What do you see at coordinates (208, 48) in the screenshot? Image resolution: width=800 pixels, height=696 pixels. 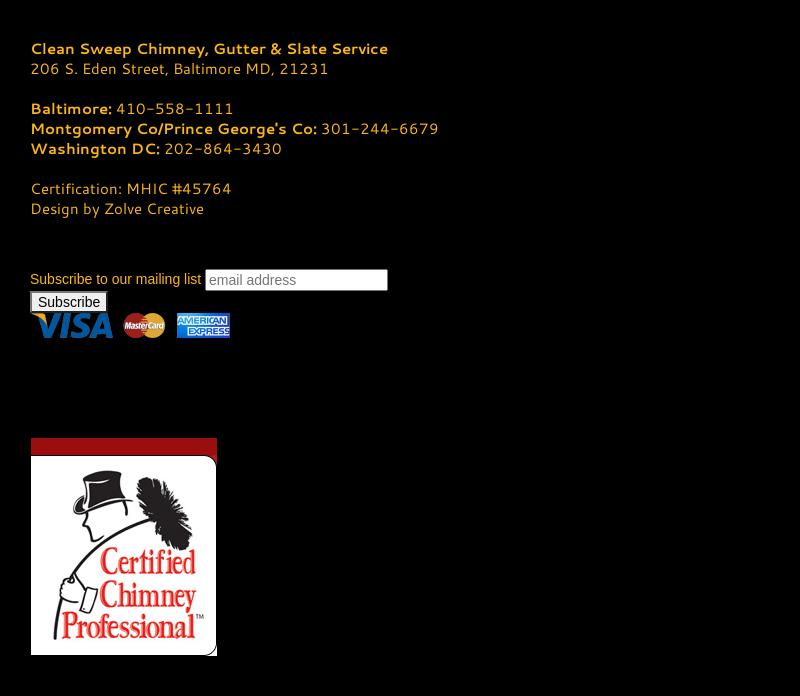 I see `'Clean Sweep Chimney, Gutter & Slate Service'` at bounding box center [208, 48].